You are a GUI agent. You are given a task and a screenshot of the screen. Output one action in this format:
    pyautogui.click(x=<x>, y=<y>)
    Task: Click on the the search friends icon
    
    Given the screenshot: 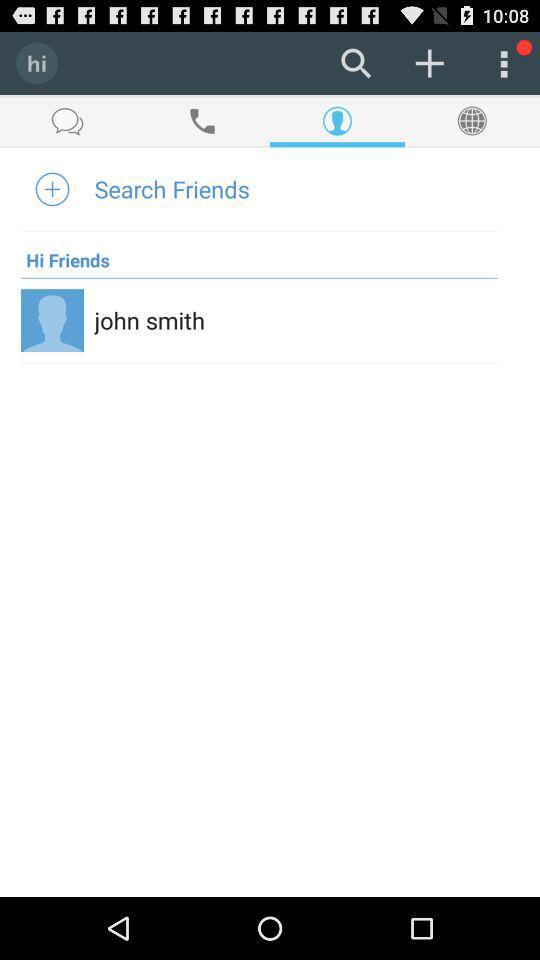 What is the action you would take?
    pyautogui.click(x=172, y=188)
    